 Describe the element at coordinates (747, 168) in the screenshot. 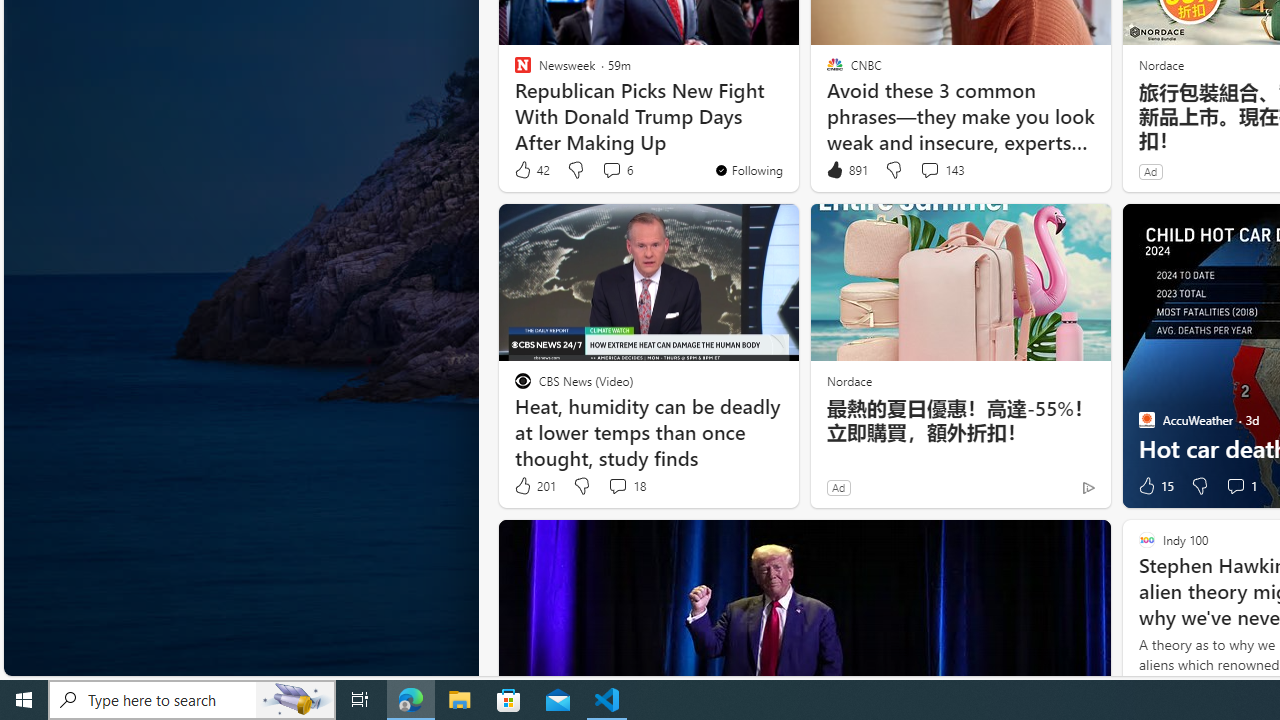

I see `'You'` at that location.